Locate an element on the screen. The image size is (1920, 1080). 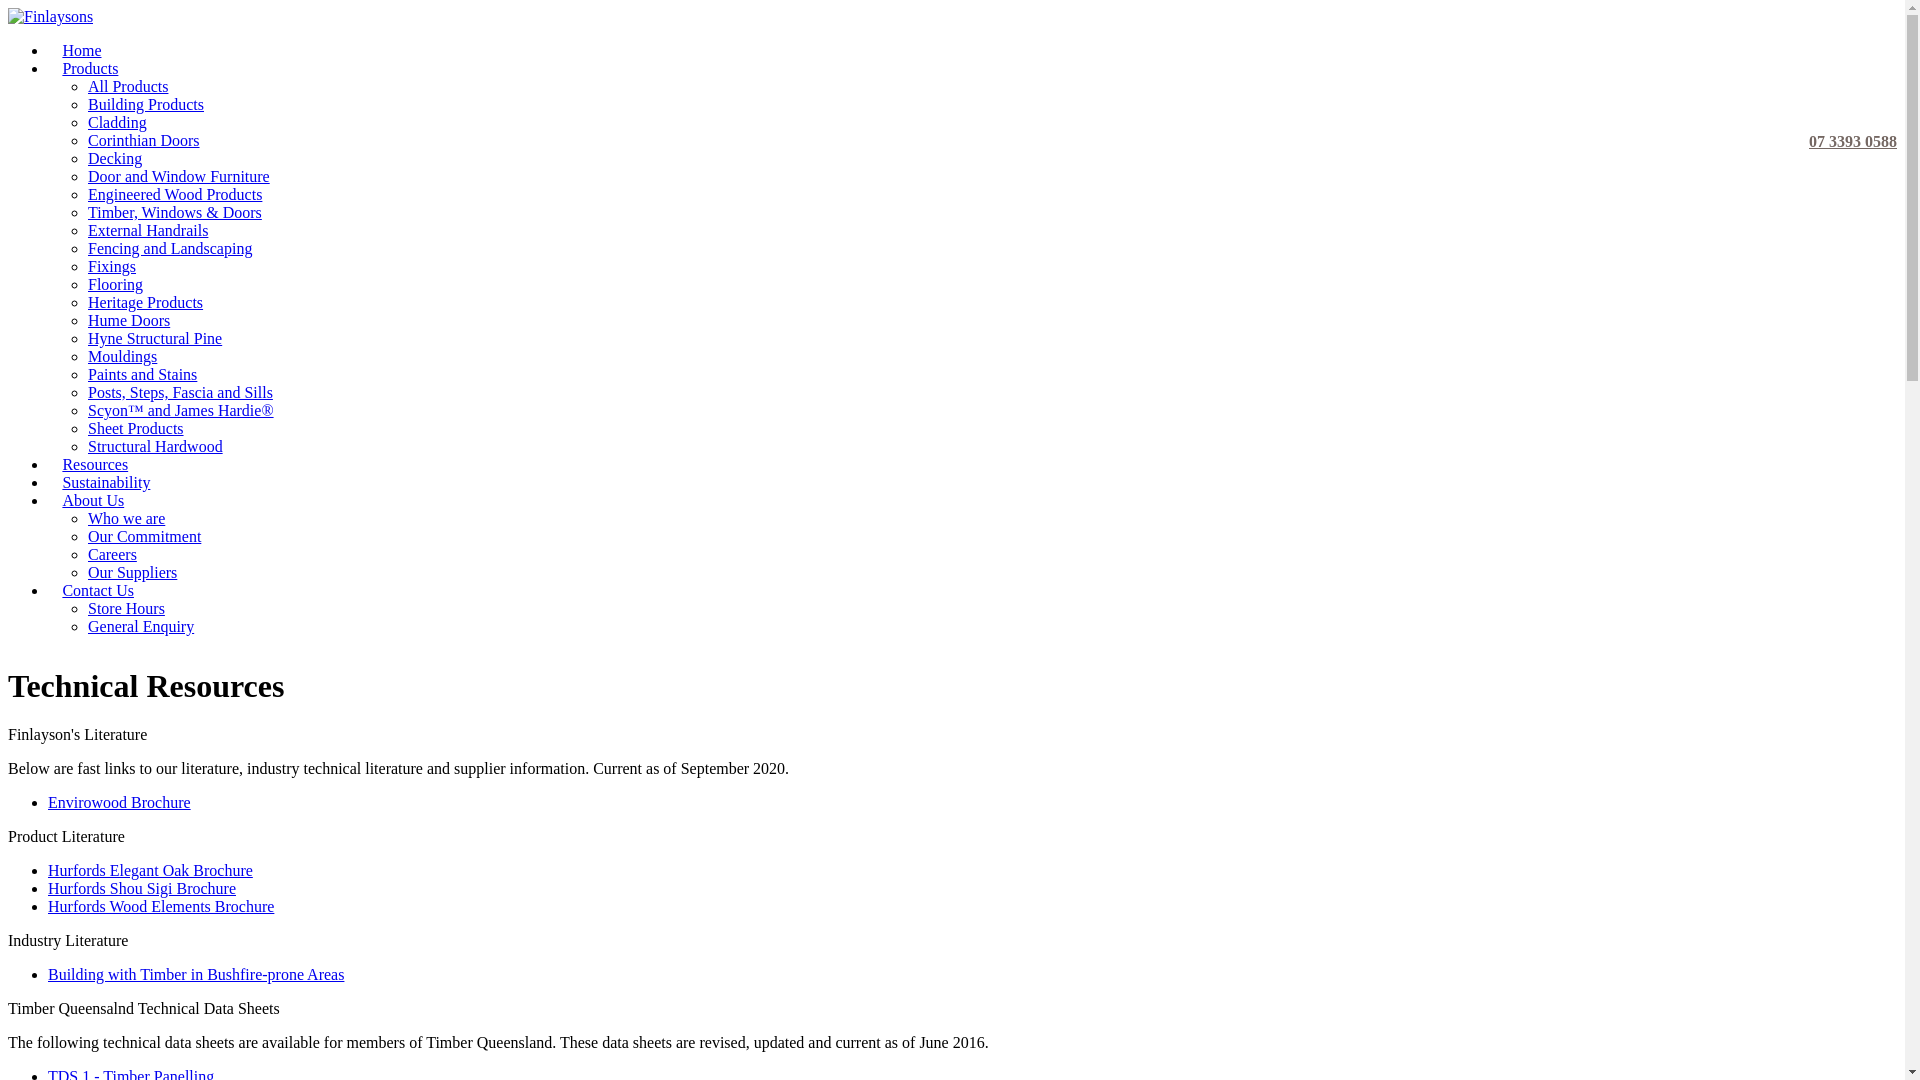
'General Enquiry' is located at coordinates (139, 625).